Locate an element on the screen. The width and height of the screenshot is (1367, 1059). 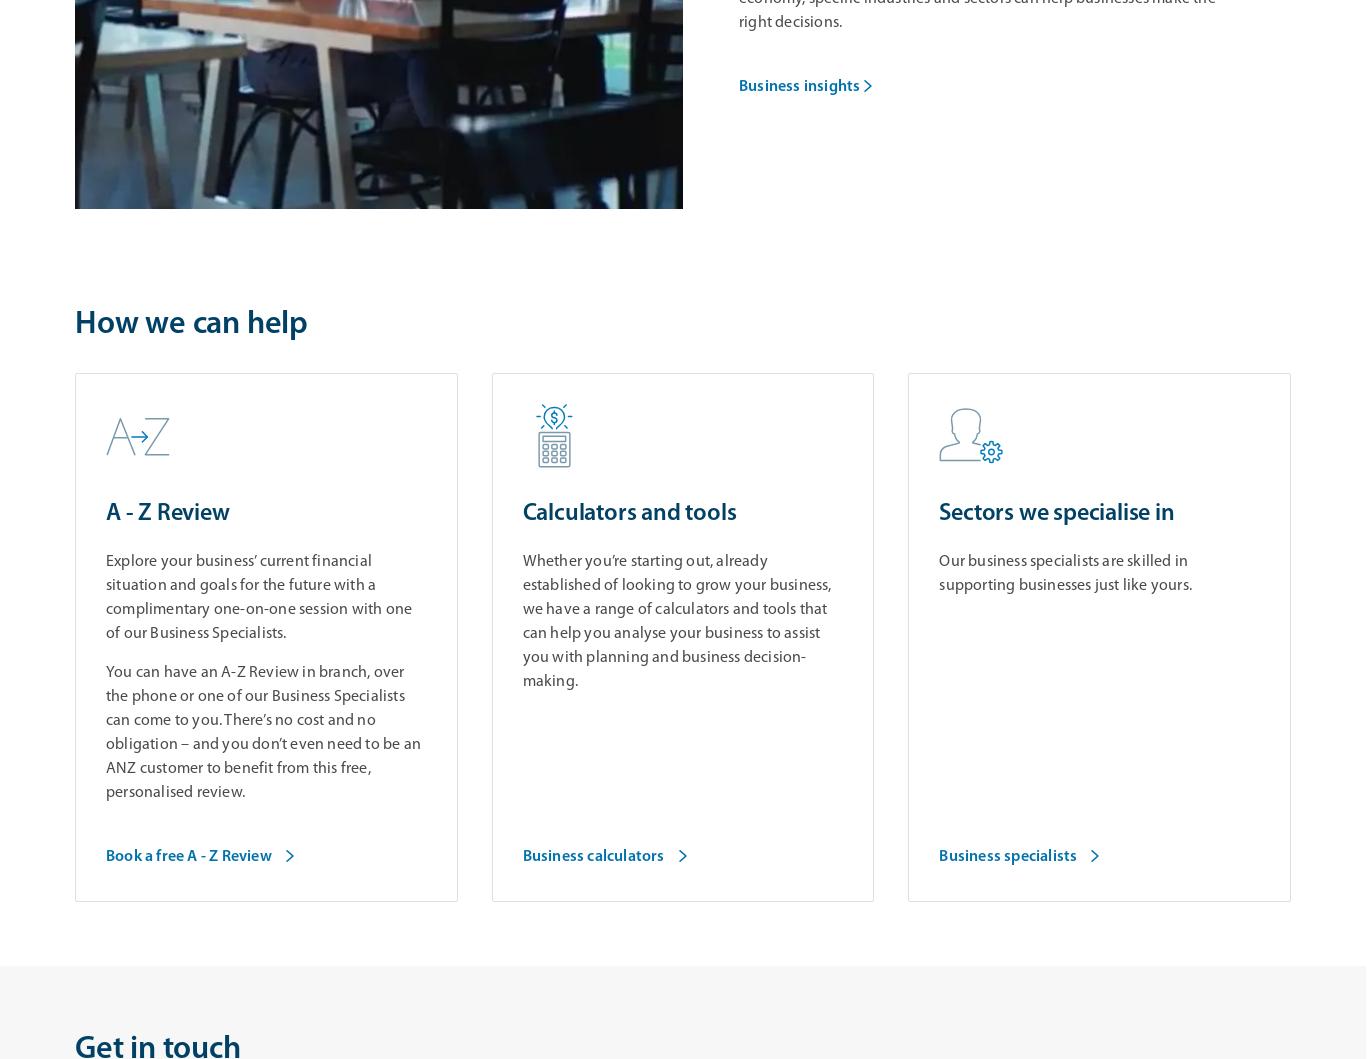
'Explore your business’ current financial situation and goals for the future with a complimentary one-on-one session with one of our Business Specialists.' is located at coordinates (105, 597).